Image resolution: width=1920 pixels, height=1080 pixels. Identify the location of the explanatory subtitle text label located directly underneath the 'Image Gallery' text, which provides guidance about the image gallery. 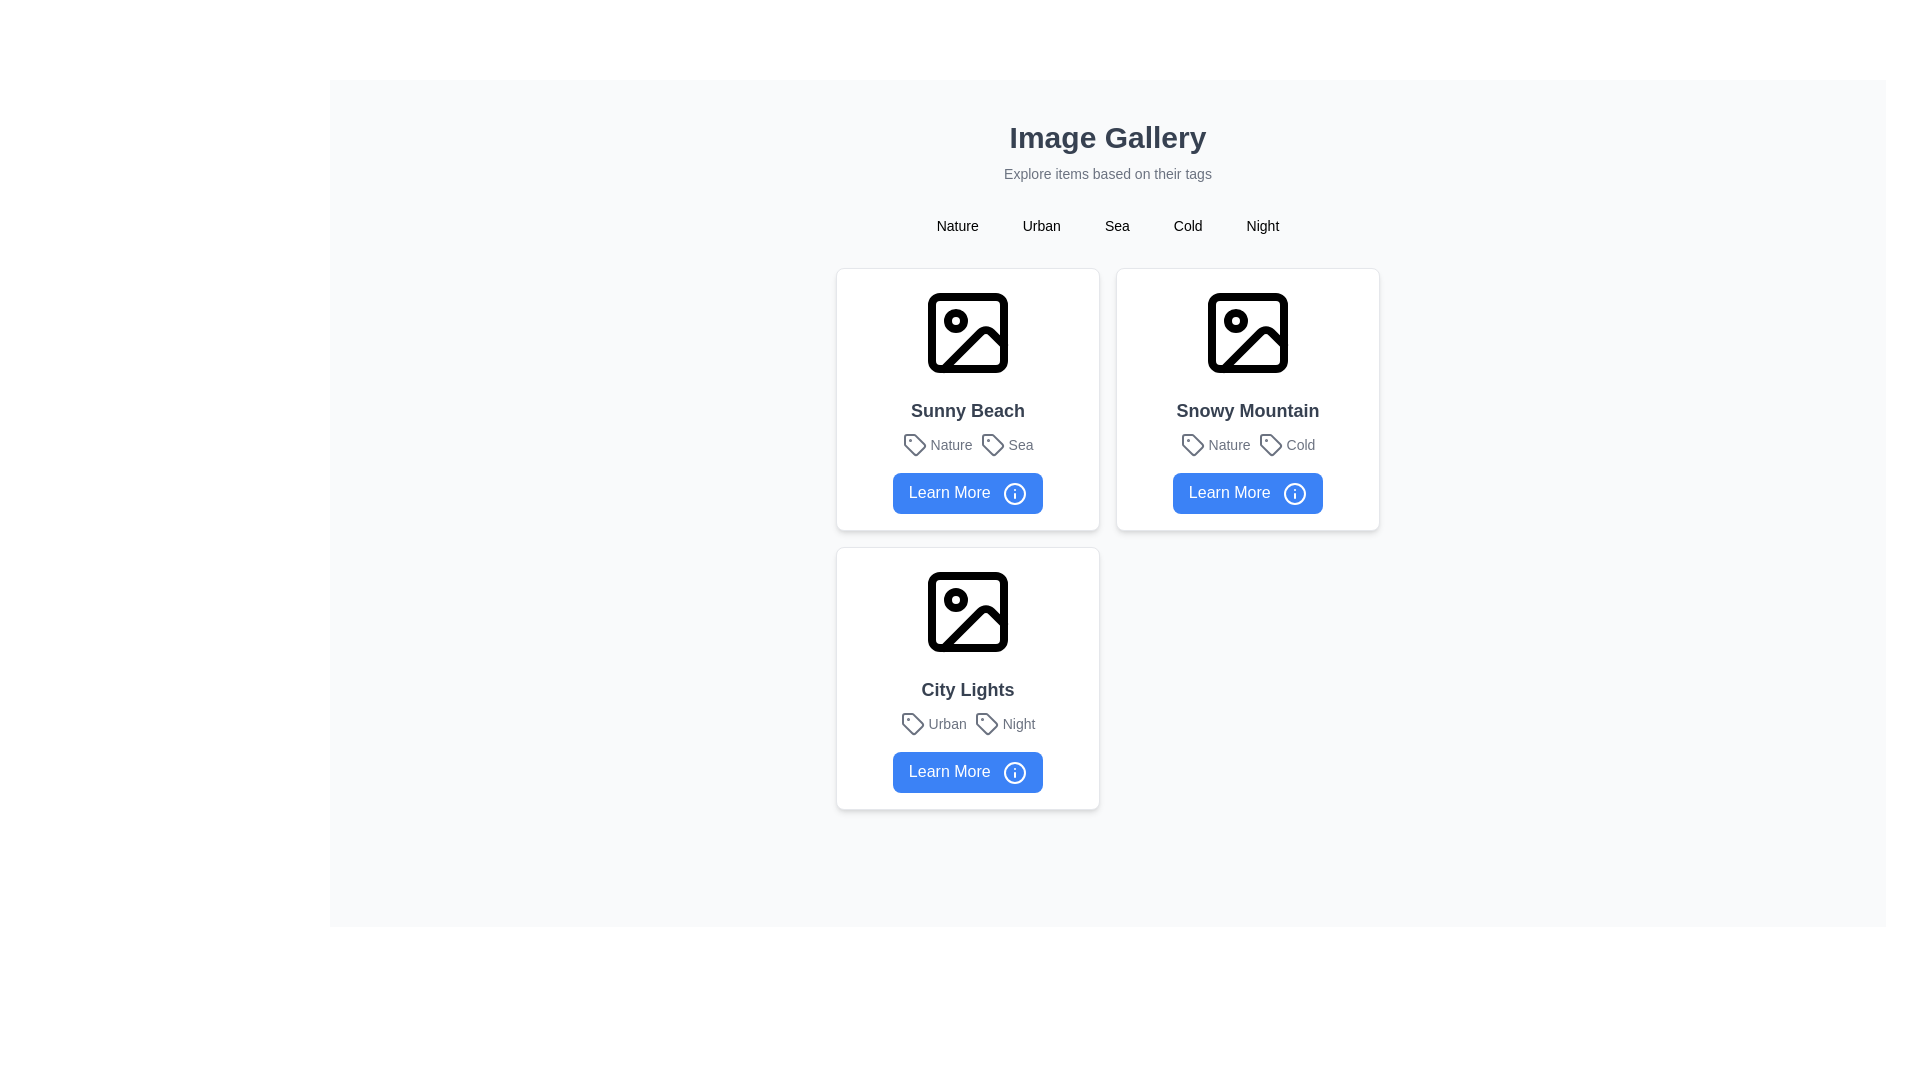
(1107, 172).